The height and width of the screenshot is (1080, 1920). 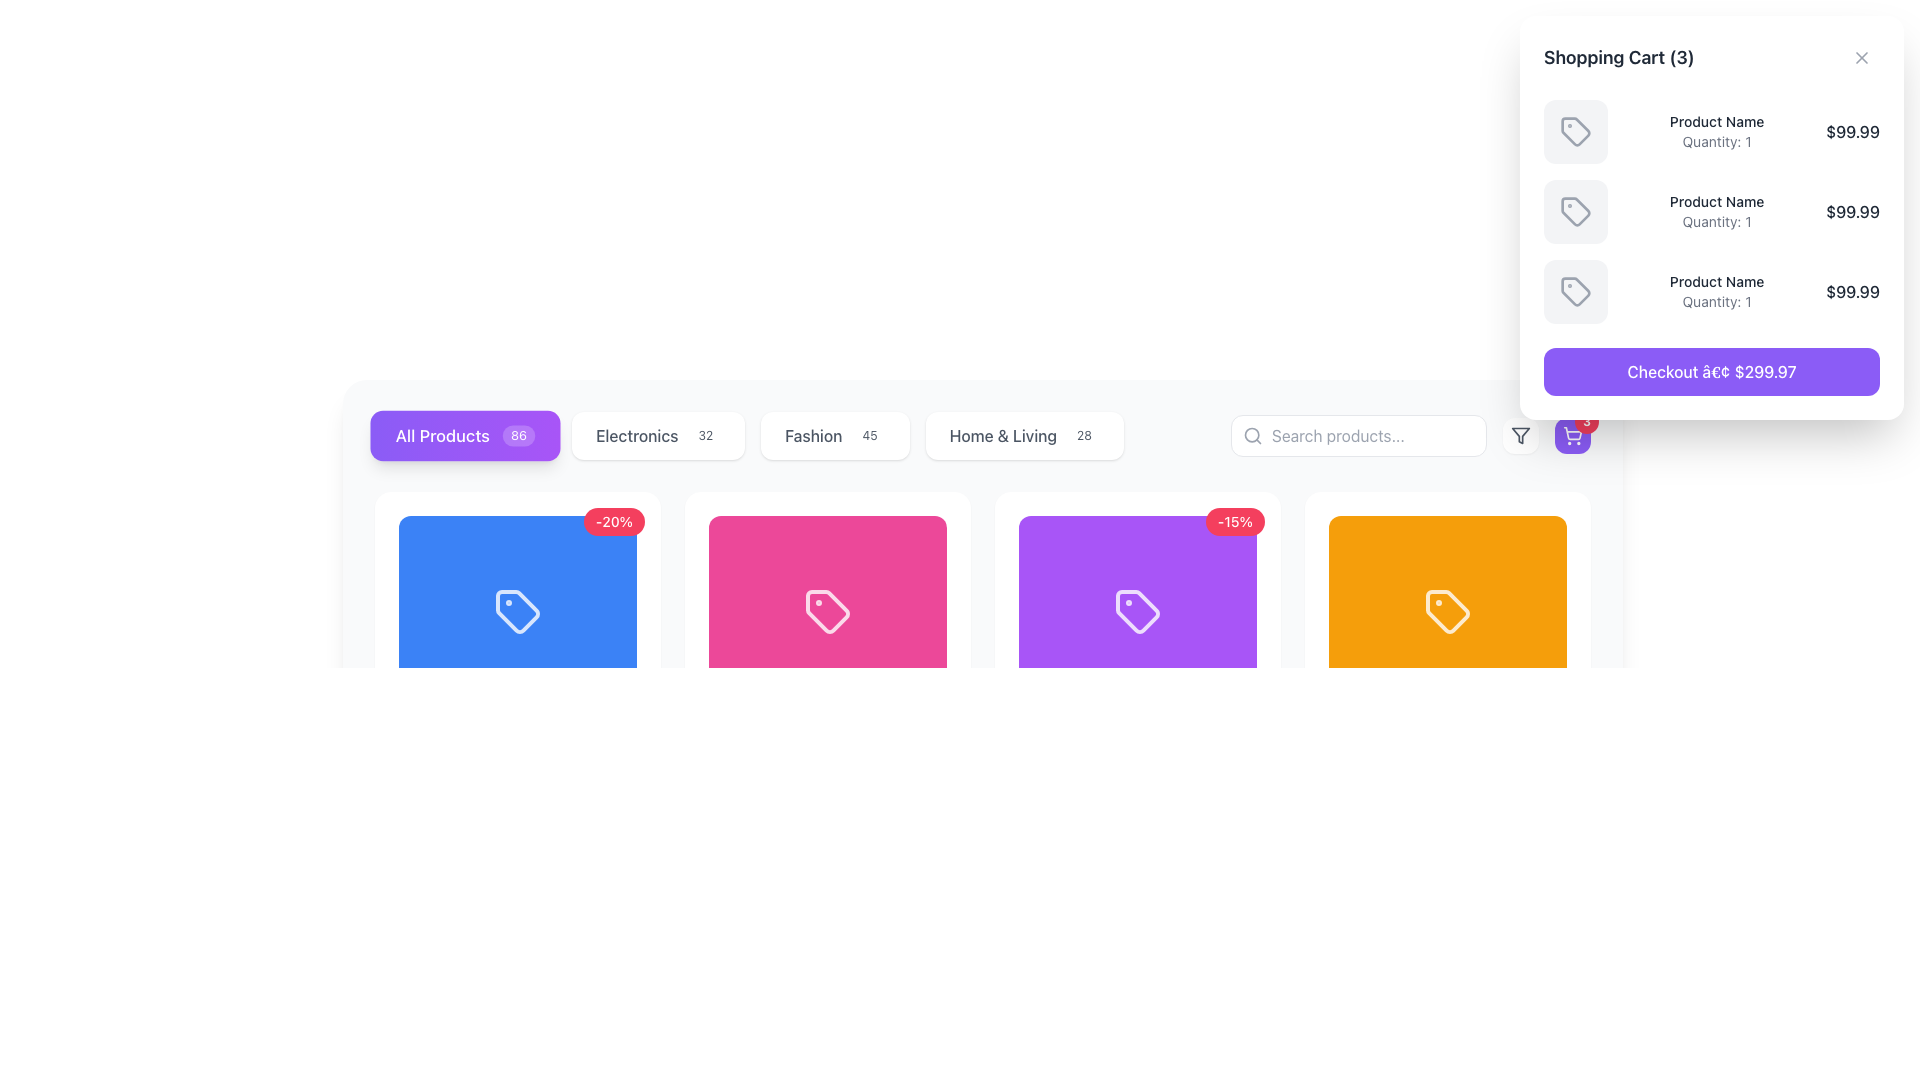 What do you see at coordinates (1574, 292) in the screenshot?
I see `the square icon with rounded corners in the Shopping Cart section, which represents the third item in the cart list` at bounding box center [1574, 292].